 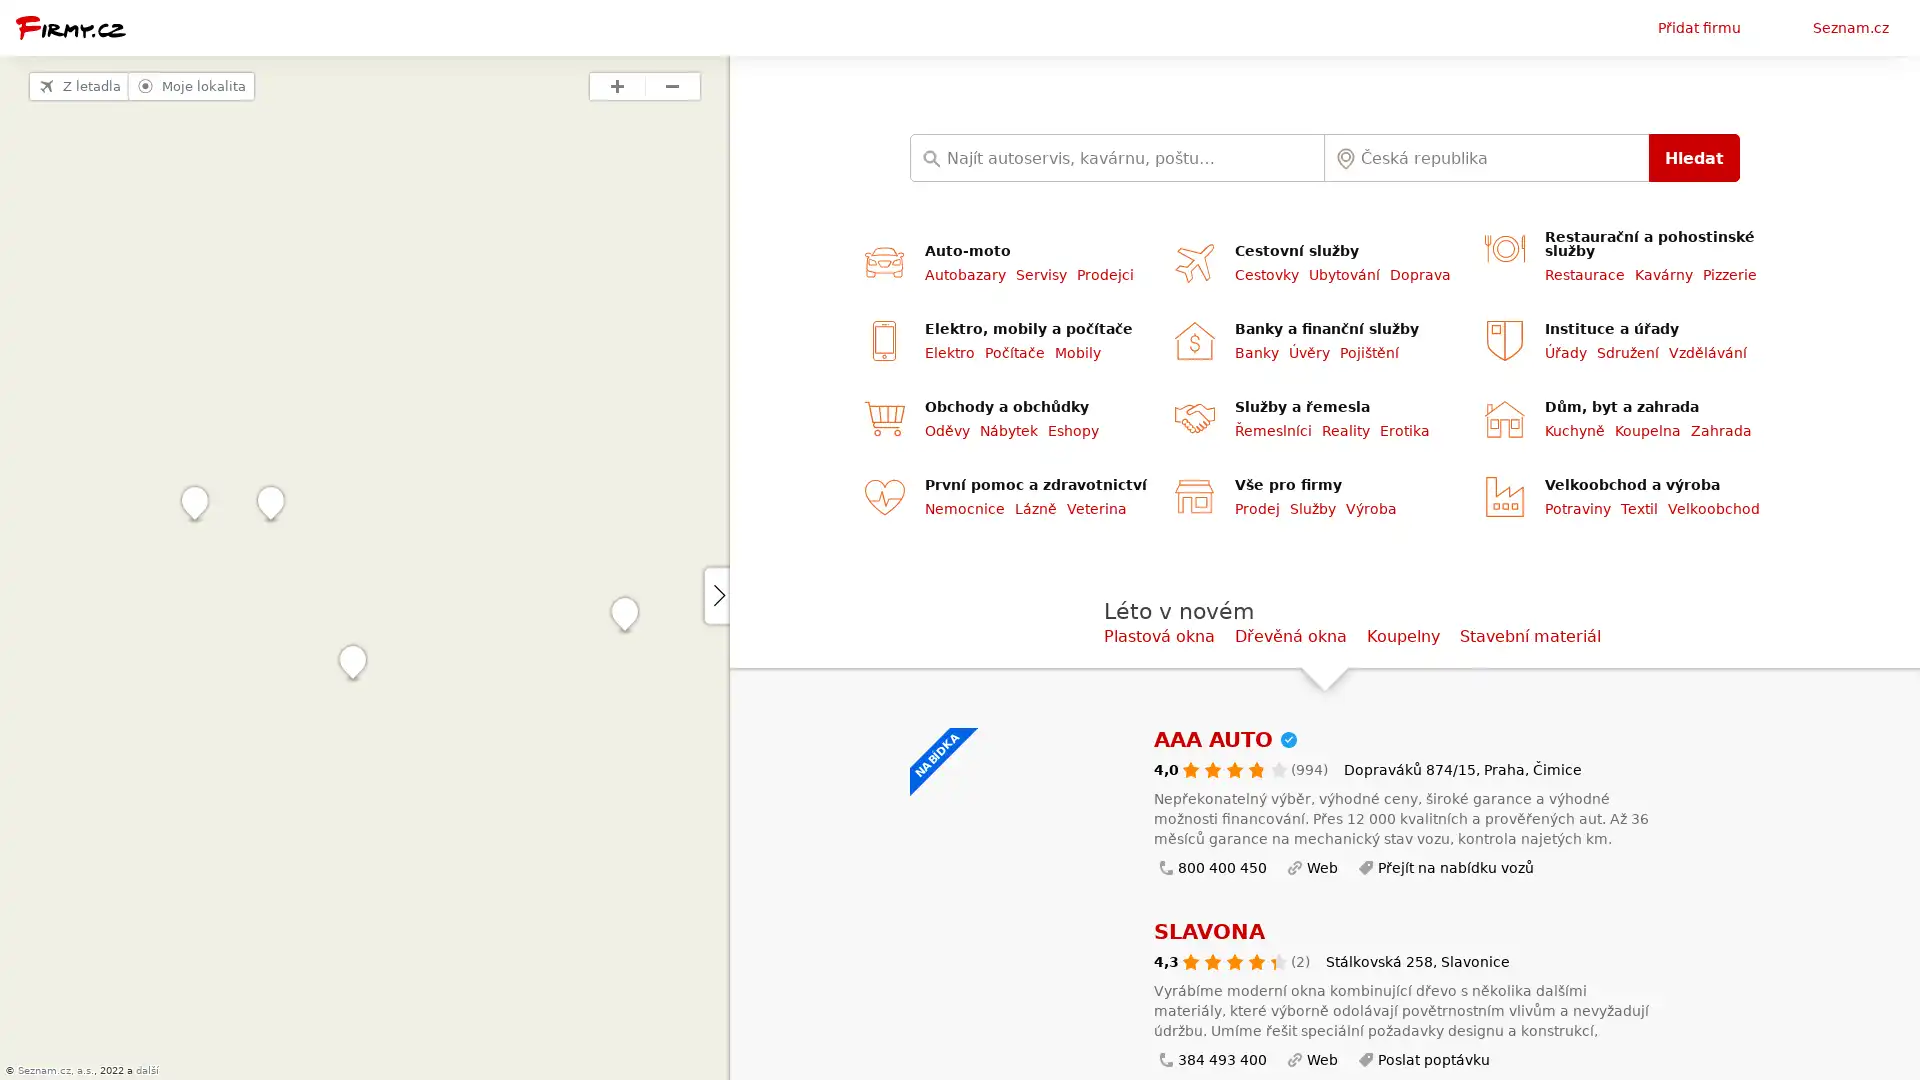 I want to click on English, so click(x=1116, y=23).